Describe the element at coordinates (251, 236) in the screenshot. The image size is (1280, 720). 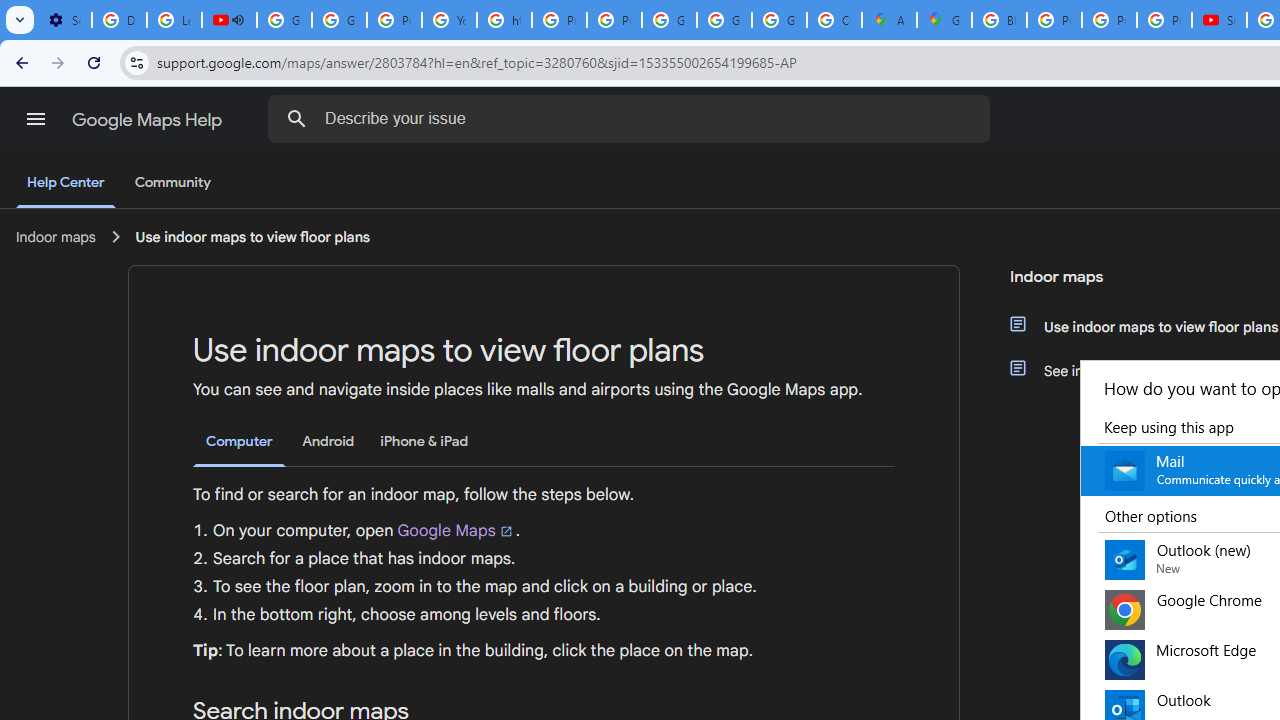
I see `'Use indoor maps to view floor plans'` at that location.